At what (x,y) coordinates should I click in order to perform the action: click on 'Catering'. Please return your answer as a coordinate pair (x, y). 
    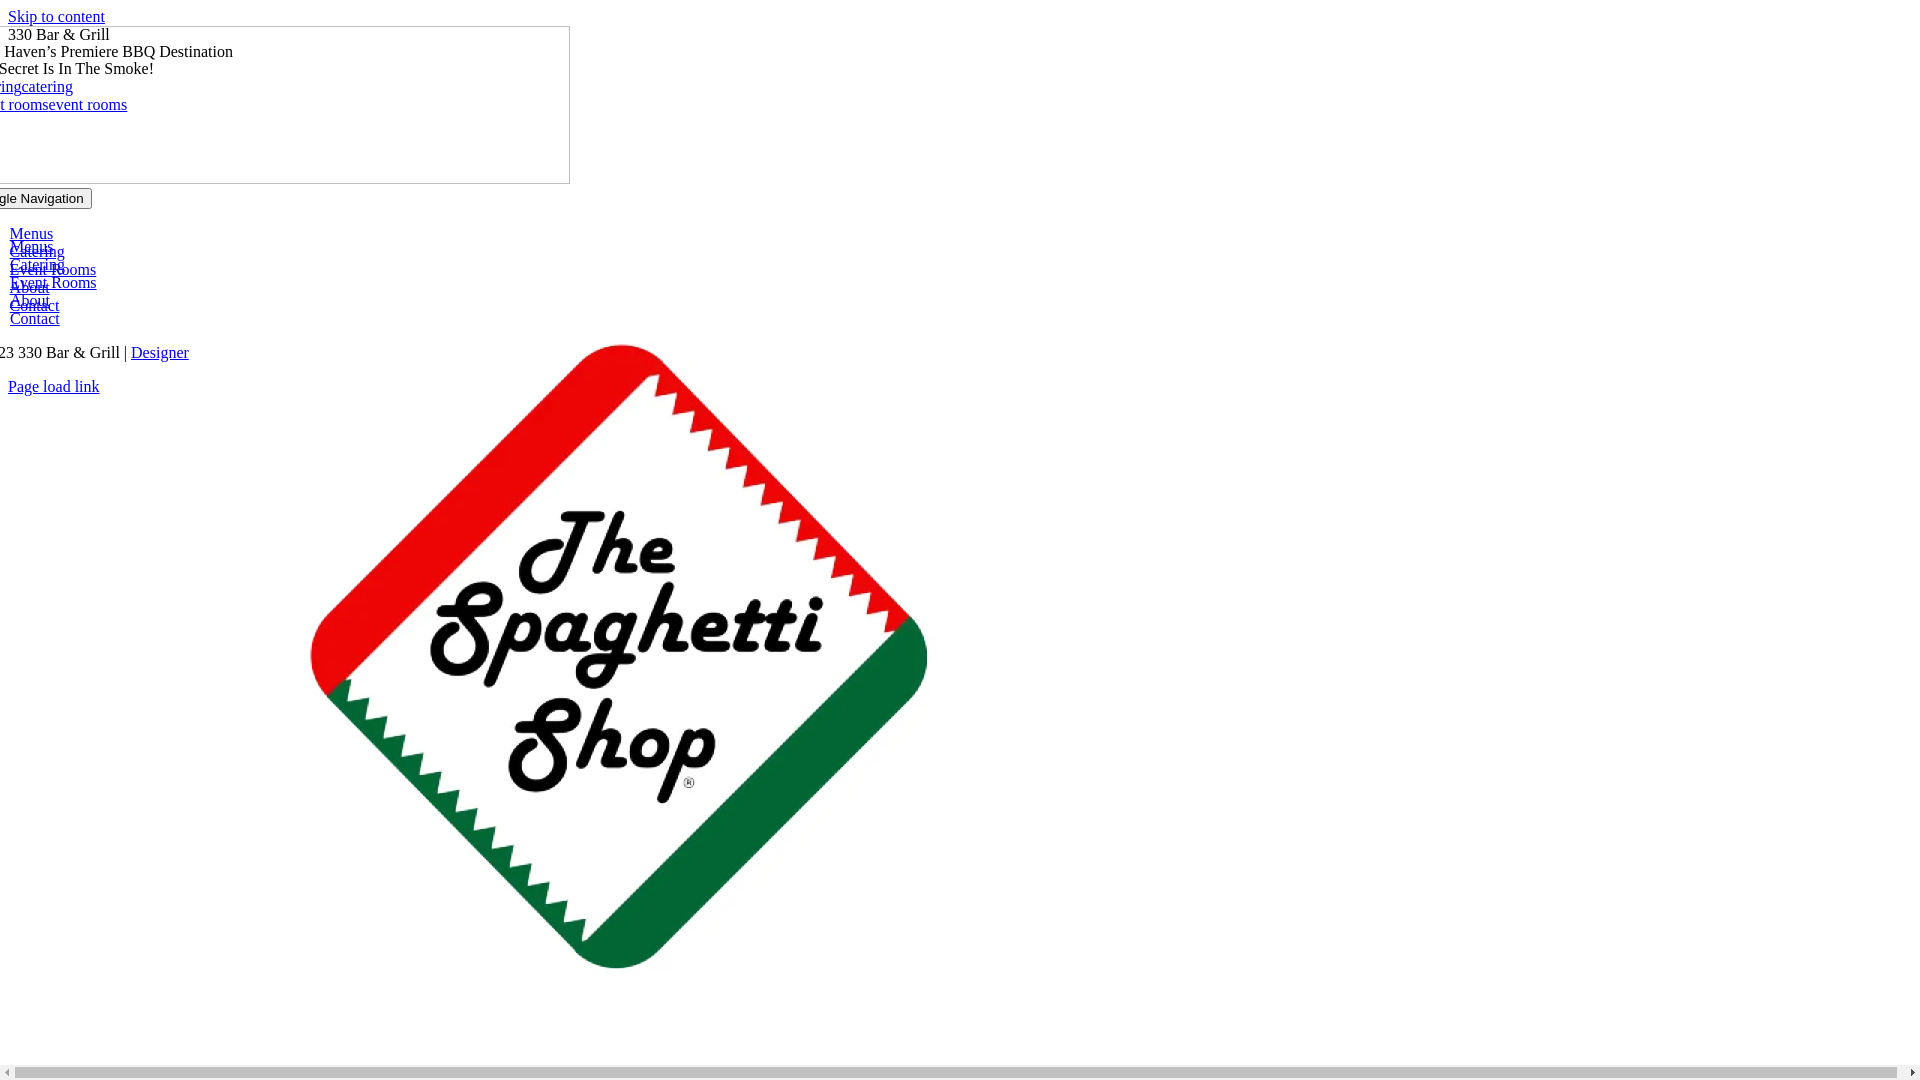
    Looking at the image, I should click on (37, 263).